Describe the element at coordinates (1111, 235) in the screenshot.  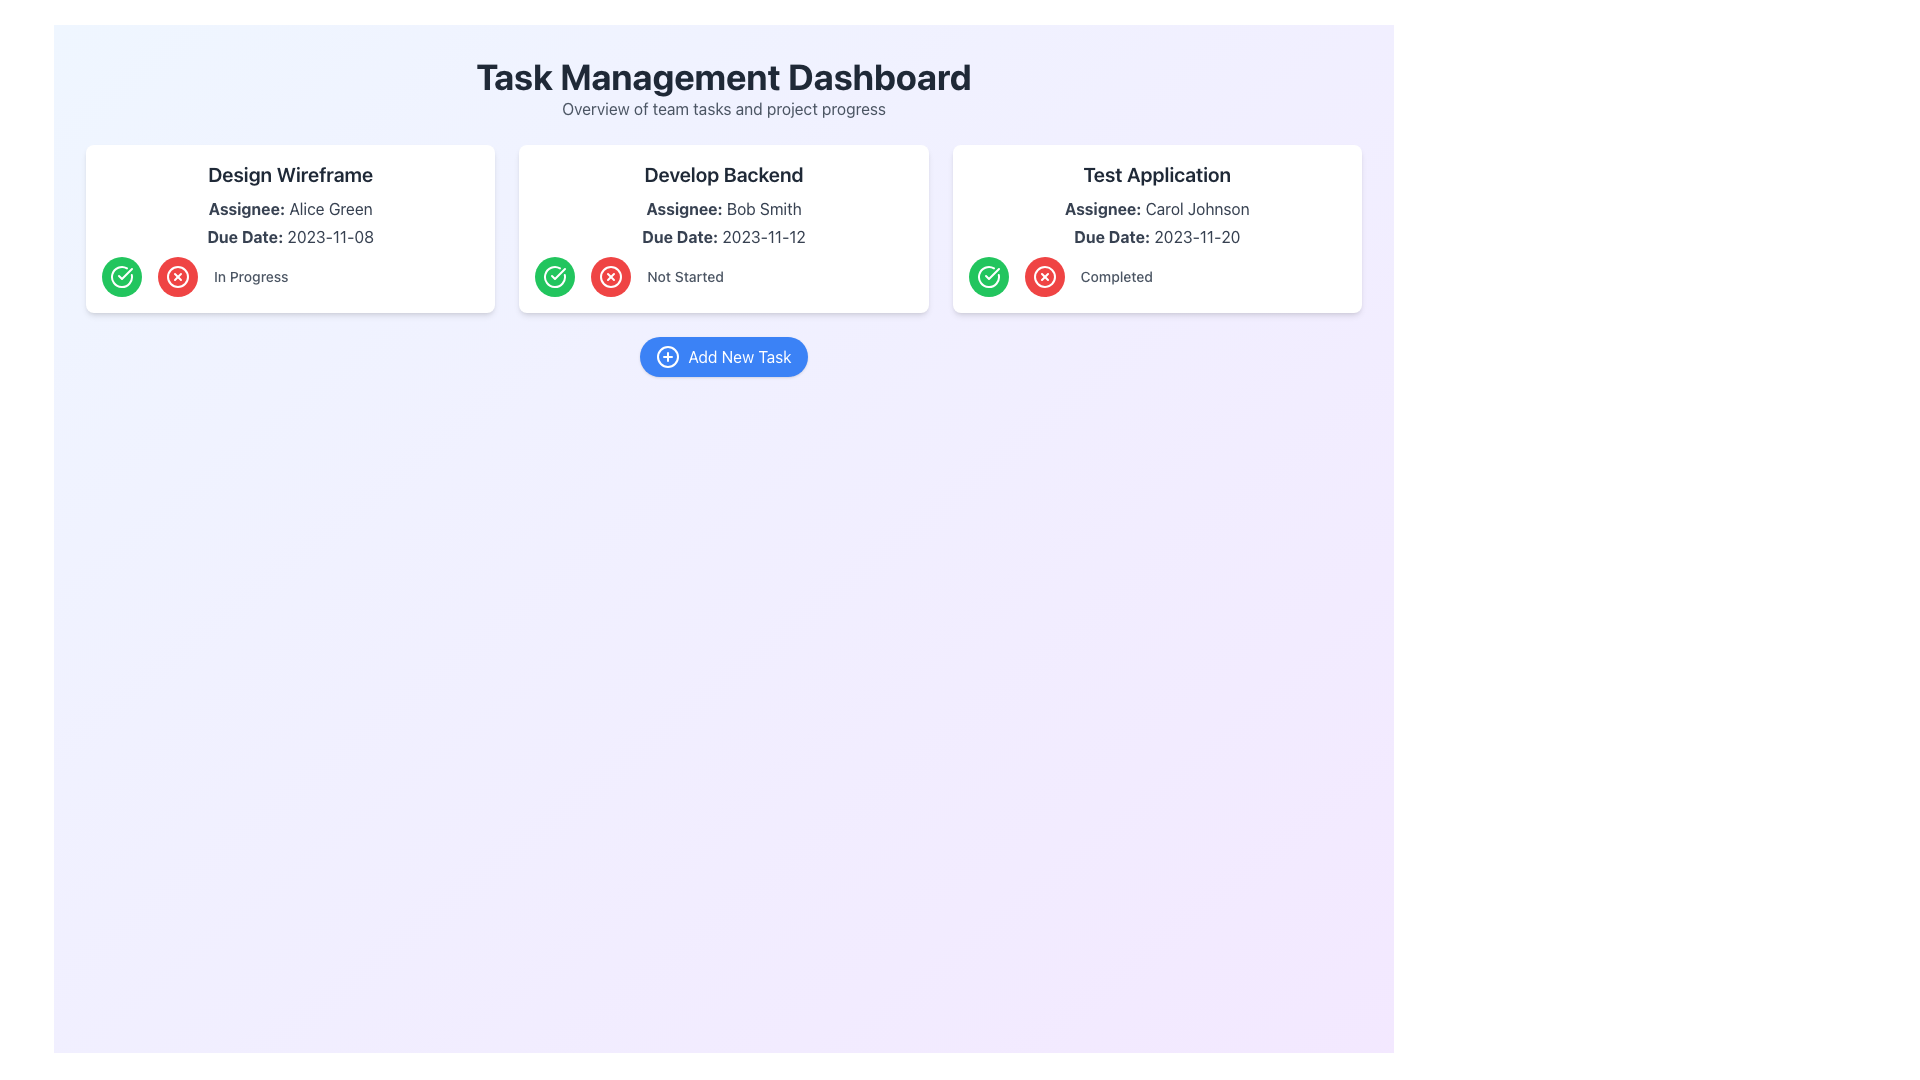
I see `text label that reads 'Due Date:' located in the third card of the interface, which is styled in bold dark gray and positioned above the due date value` at that location.